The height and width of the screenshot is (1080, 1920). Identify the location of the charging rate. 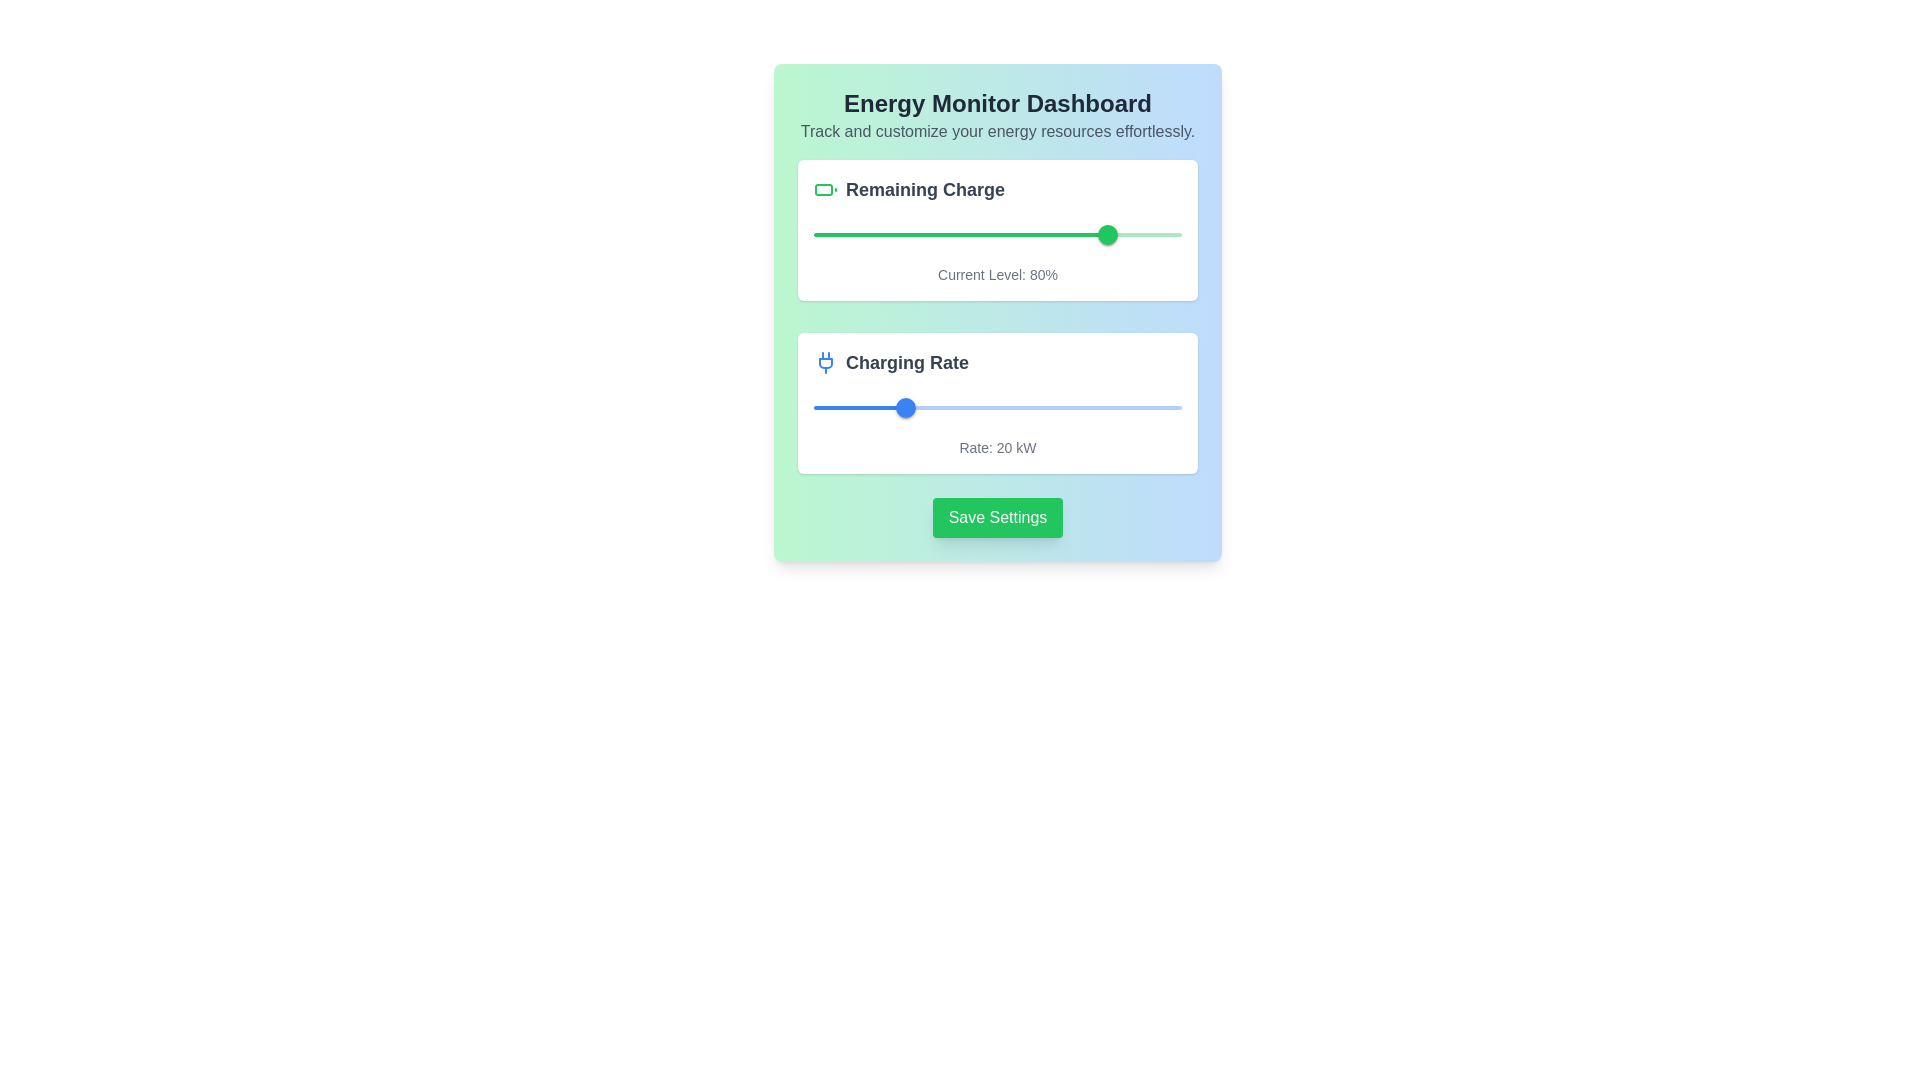
(909, 407).